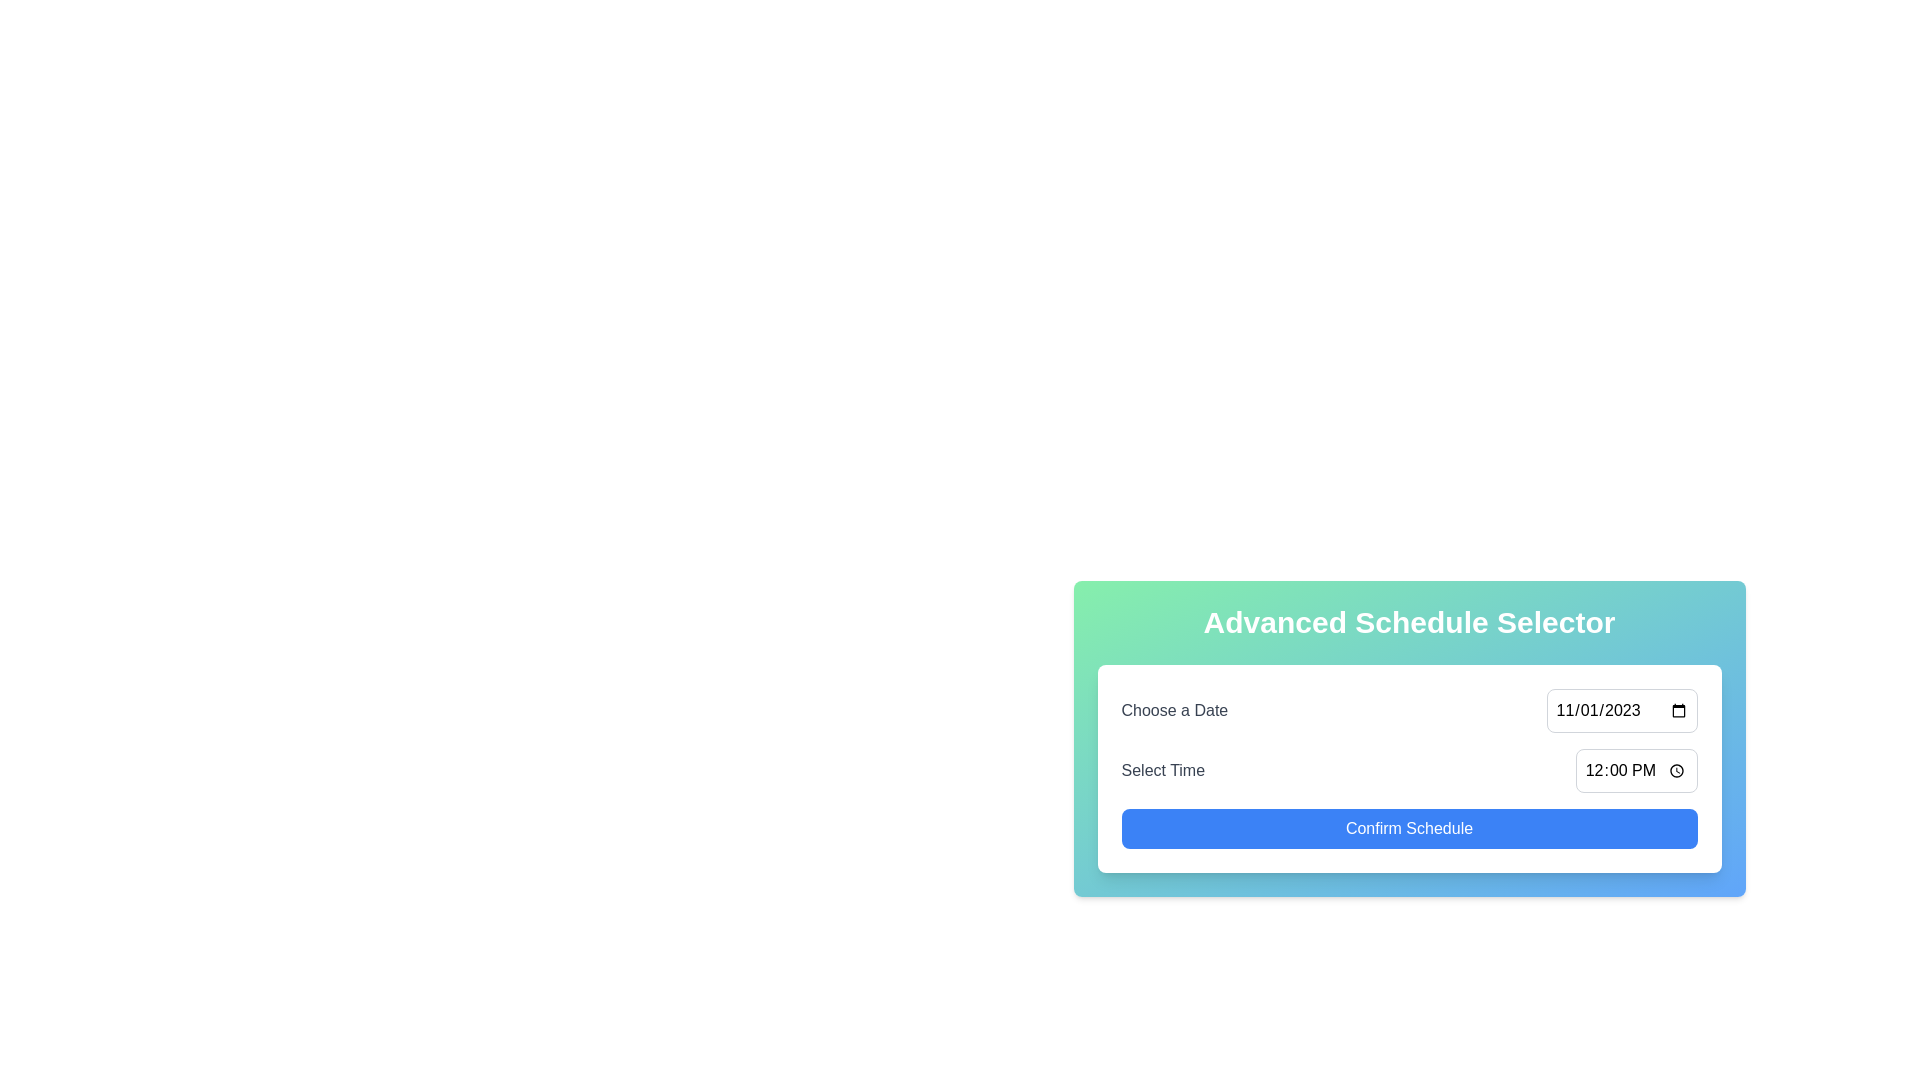 This screenshot has height=1080, width=1920. Describe the element at coordinates (1174, 709) in the screenshot. I see `the static text label displaying 'Choose a Date' which is positioned on the left side of the interface above the 'Select Time' label` at that location.